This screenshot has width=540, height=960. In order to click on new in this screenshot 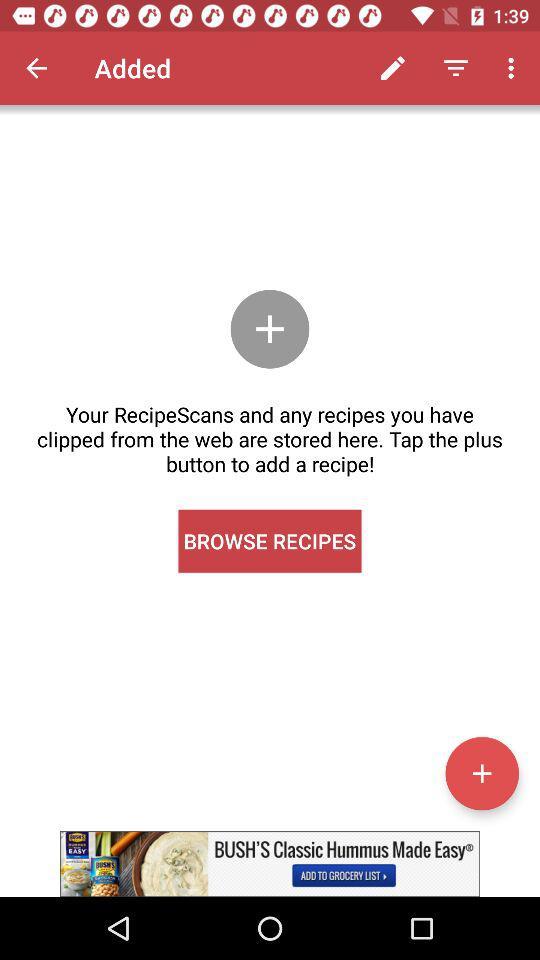, I will do `click(481, 772)`.